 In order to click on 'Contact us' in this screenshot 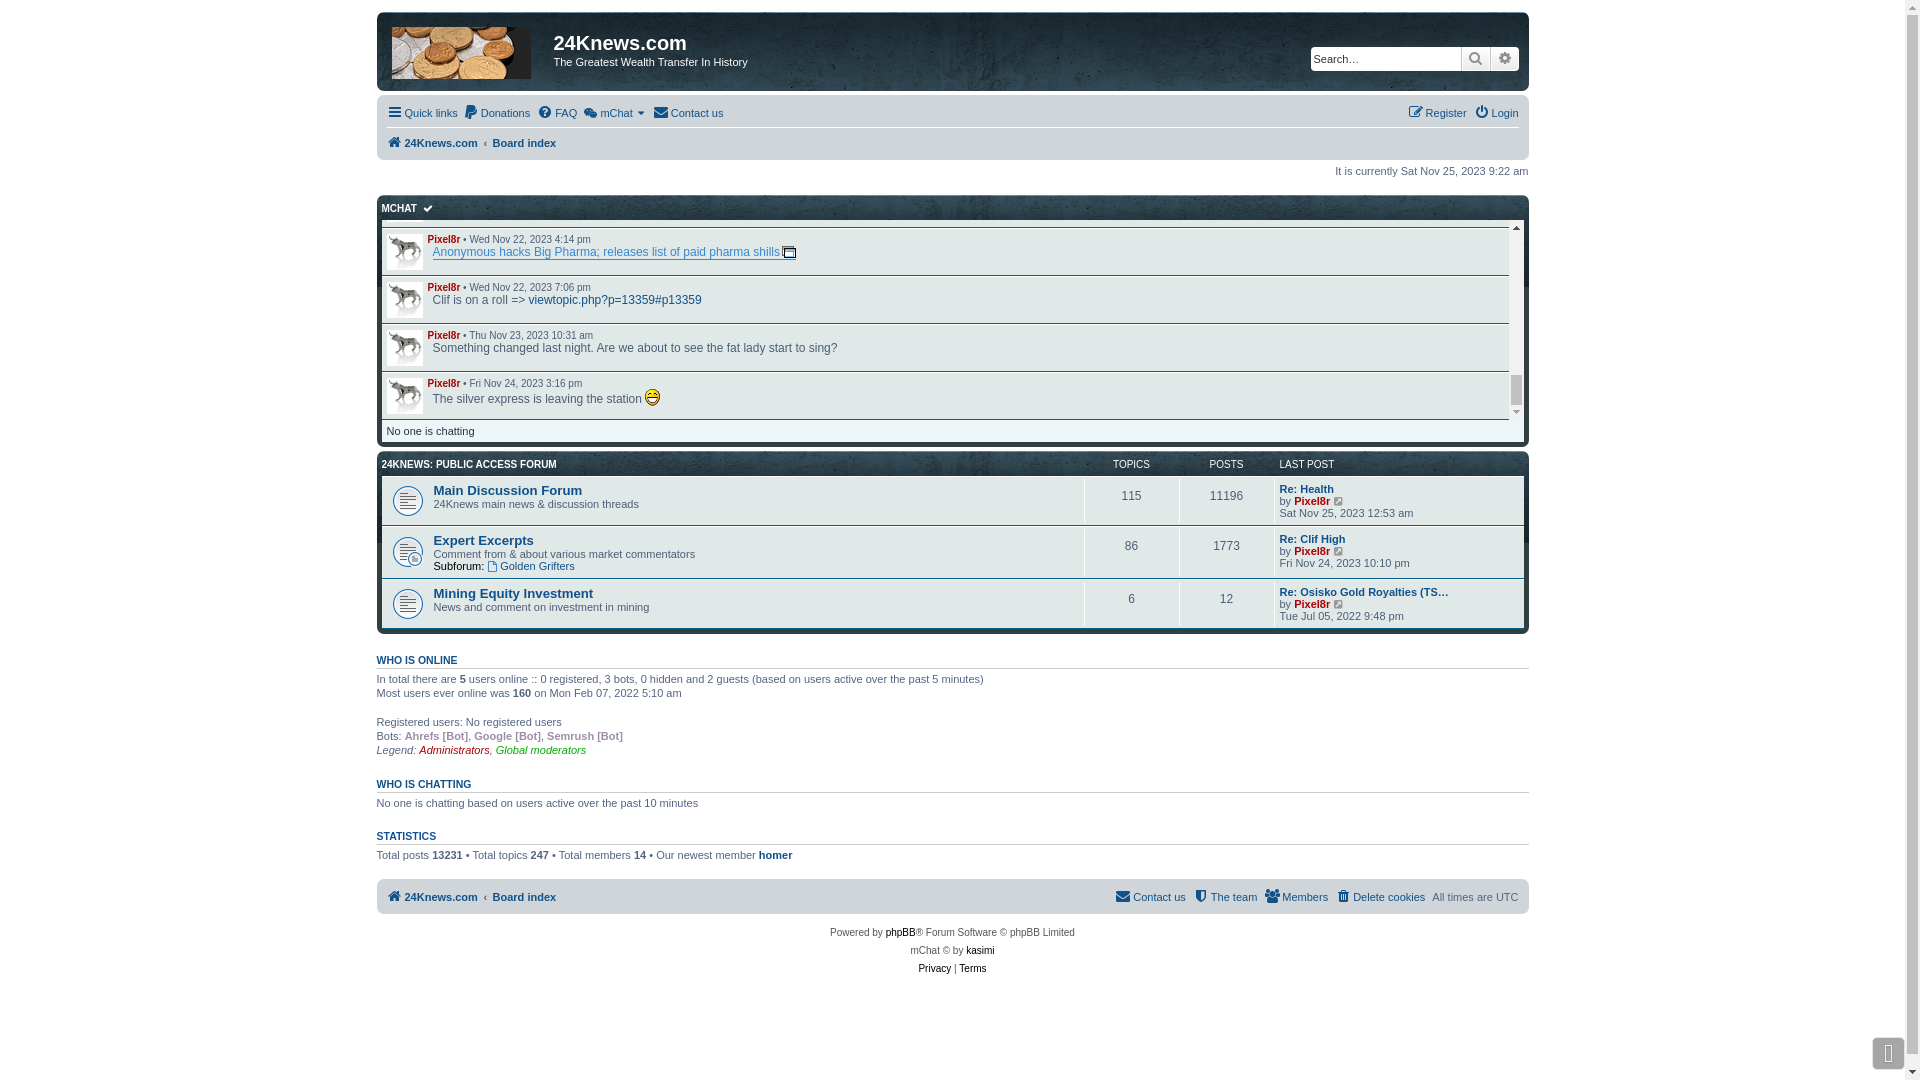, I will do `click(688, 112)`.